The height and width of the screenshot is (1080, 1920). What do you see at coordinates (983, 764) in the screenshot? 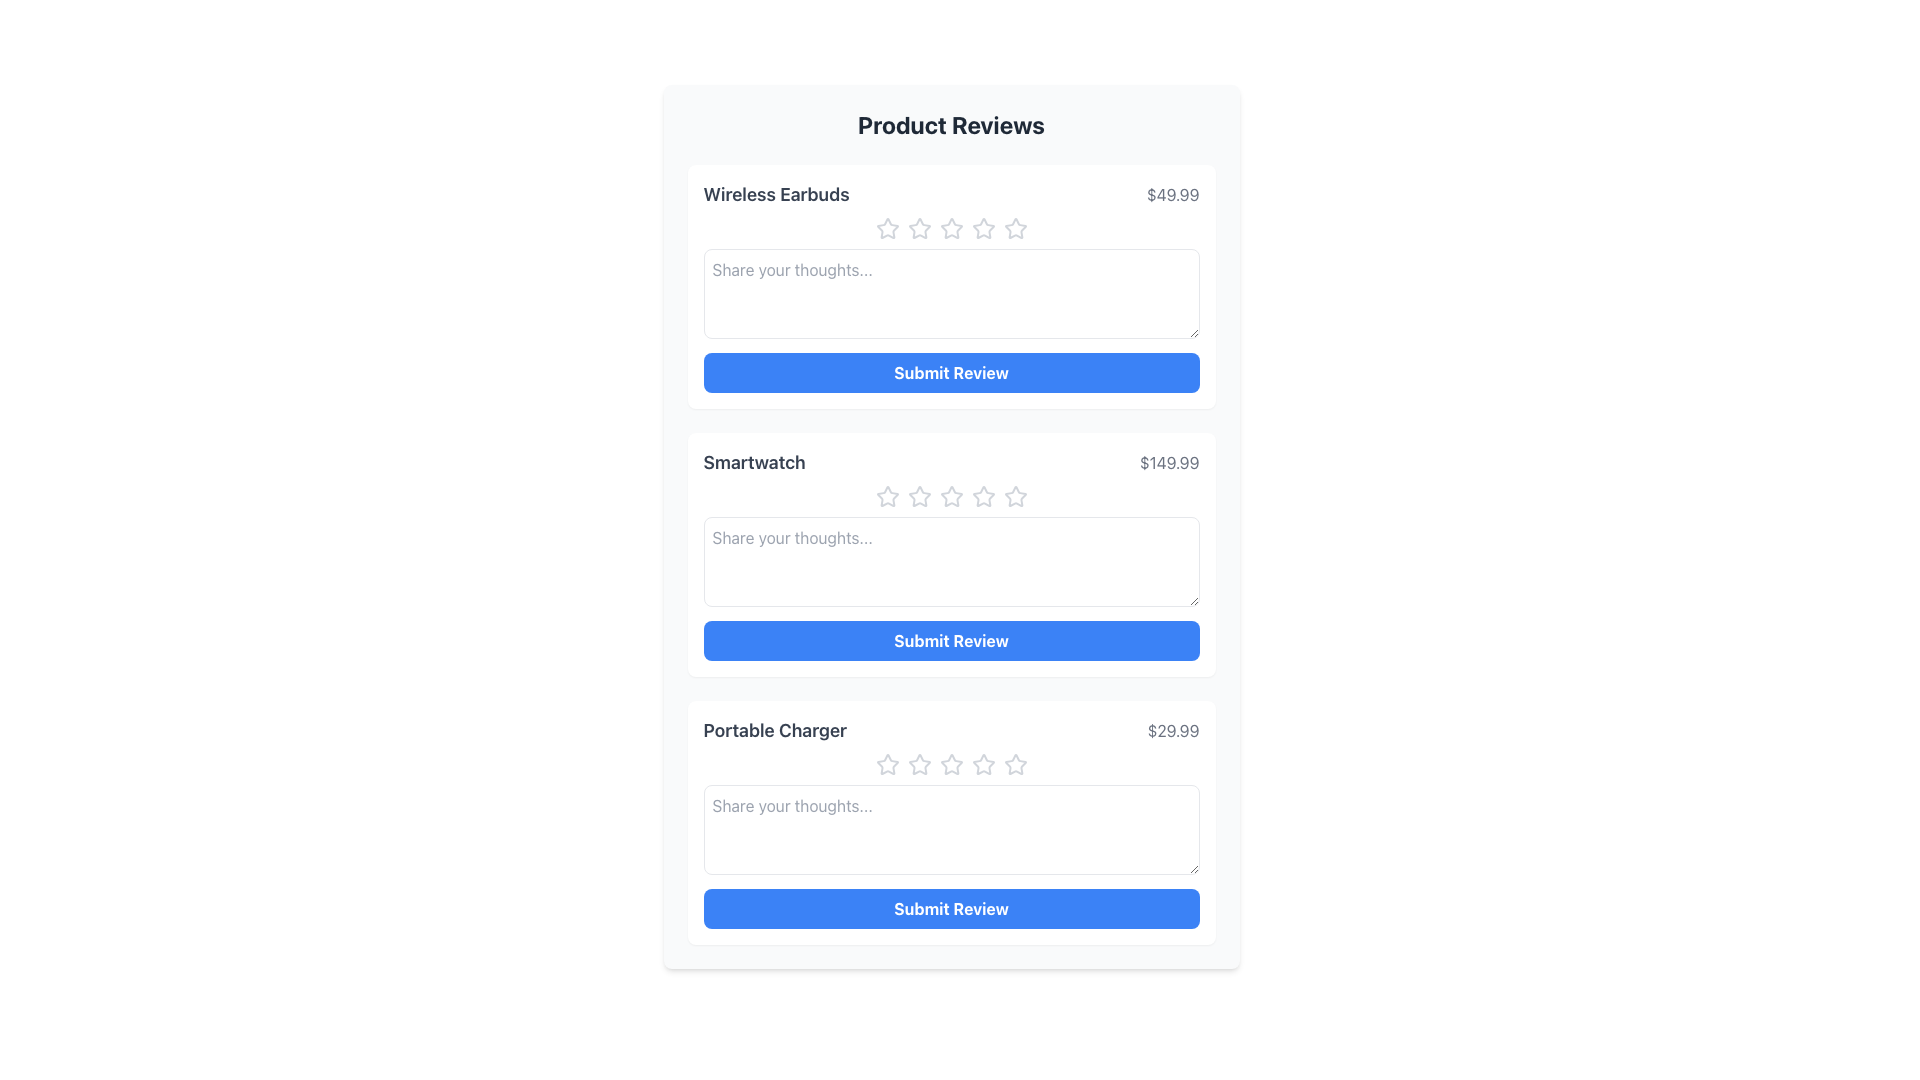
I see `the fourth star icon in the rating section for the Portable Charger` at bounding box center [983, 764].